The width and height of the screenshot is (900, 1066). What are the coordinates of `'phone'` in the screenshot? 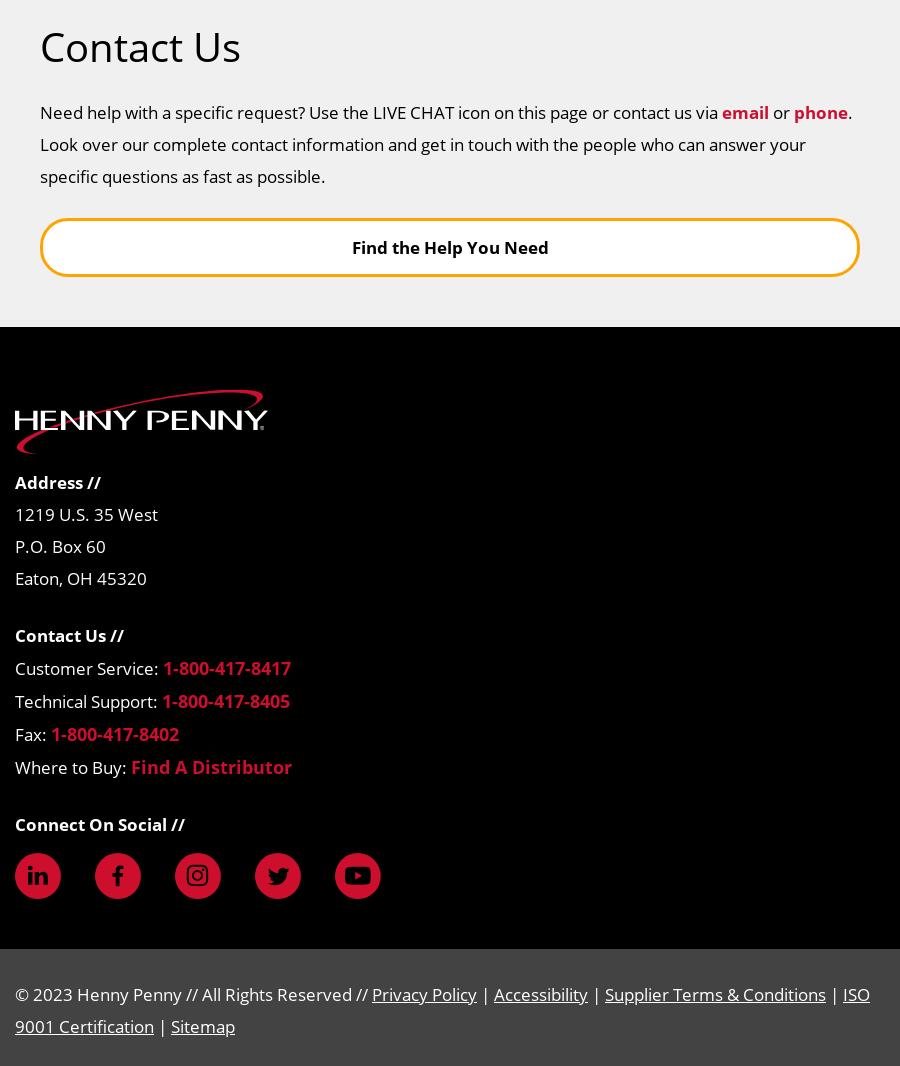 It's located at (820, 110).